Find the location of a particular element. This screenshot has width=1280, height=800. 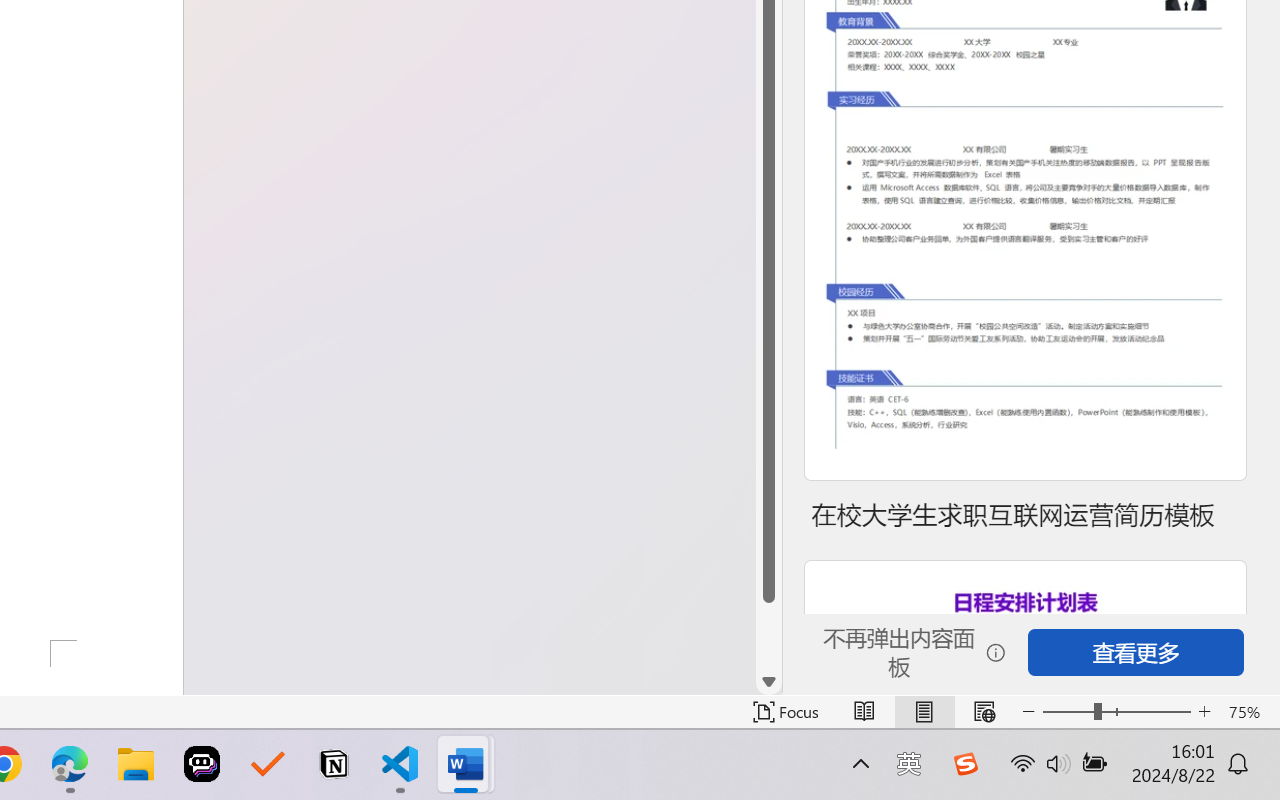

'Print Layout' is located at coordinates (923, 711).